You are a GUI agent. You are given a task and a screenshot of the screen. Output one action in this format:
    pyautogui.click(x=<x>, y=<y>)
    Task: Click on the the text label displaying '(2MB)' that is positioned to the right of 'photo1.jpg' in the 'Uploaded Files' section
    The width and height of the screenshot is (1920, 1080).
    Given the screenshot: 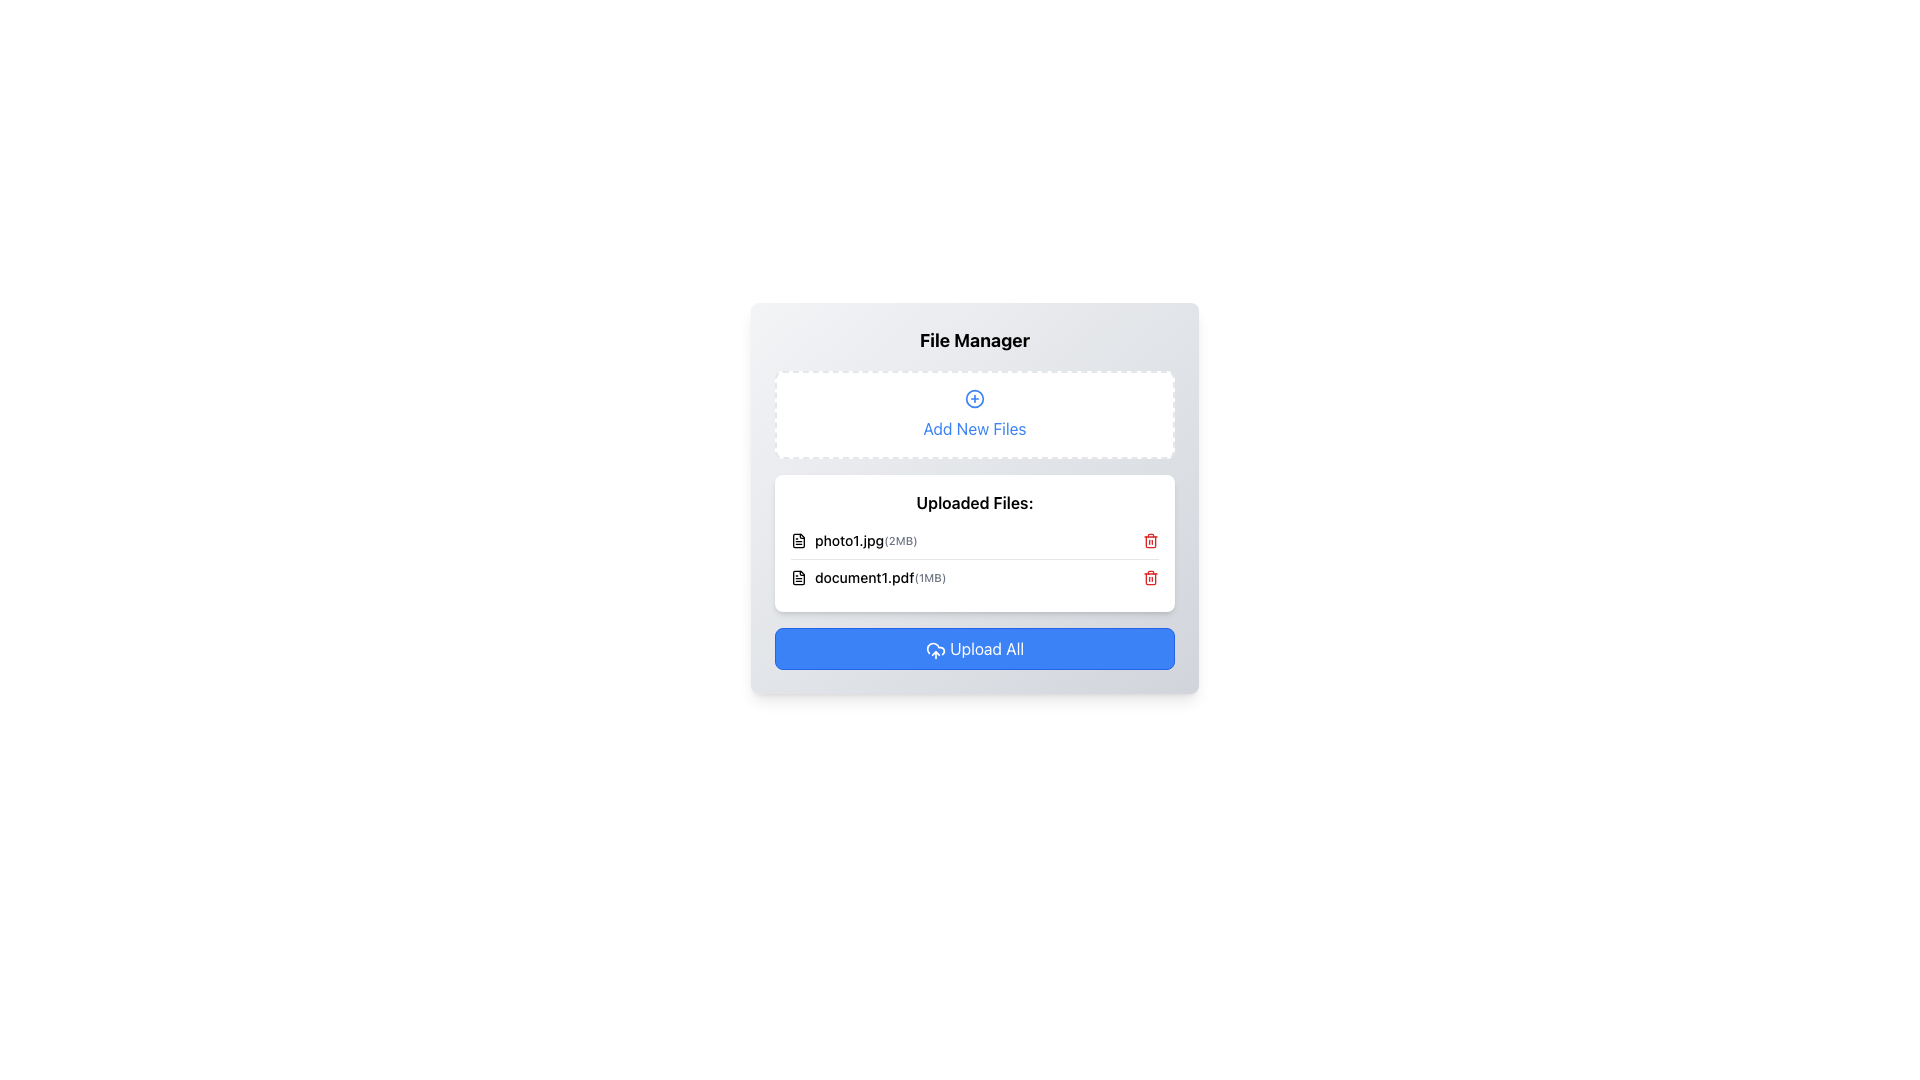 What is the action you would take?
    pyautogui.click(x=899, y=540)
    